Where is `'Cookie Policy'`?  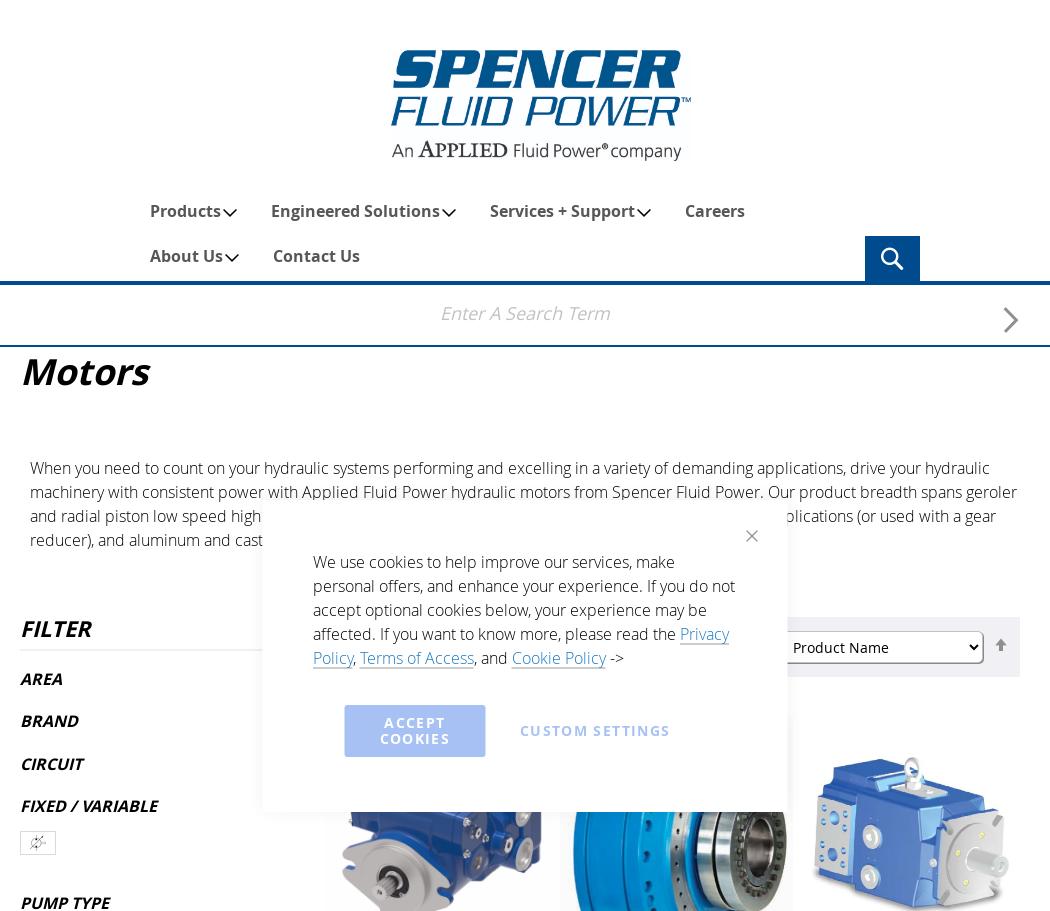
'Cookie Policy' is located at coordinates (557, 658).